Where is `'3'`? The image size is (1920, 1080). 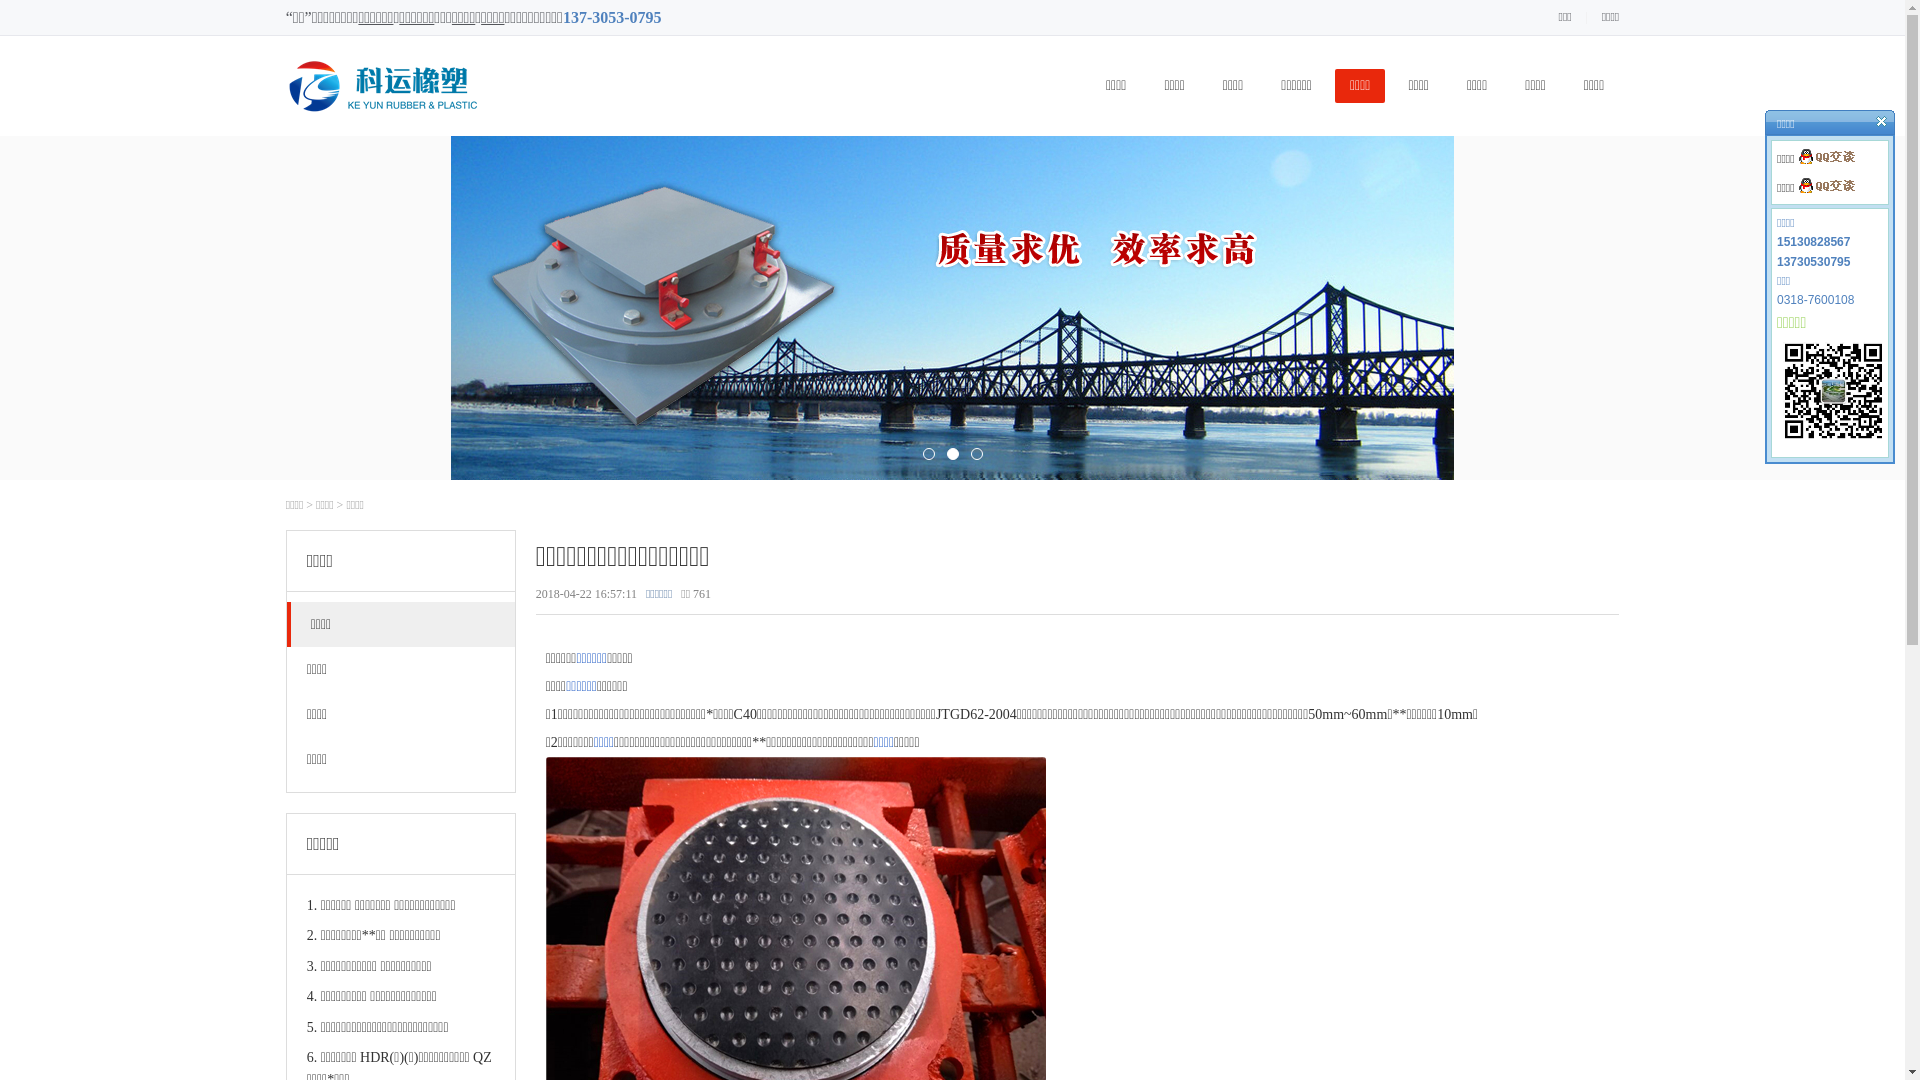 '3' is located at coordinates (969, 454).